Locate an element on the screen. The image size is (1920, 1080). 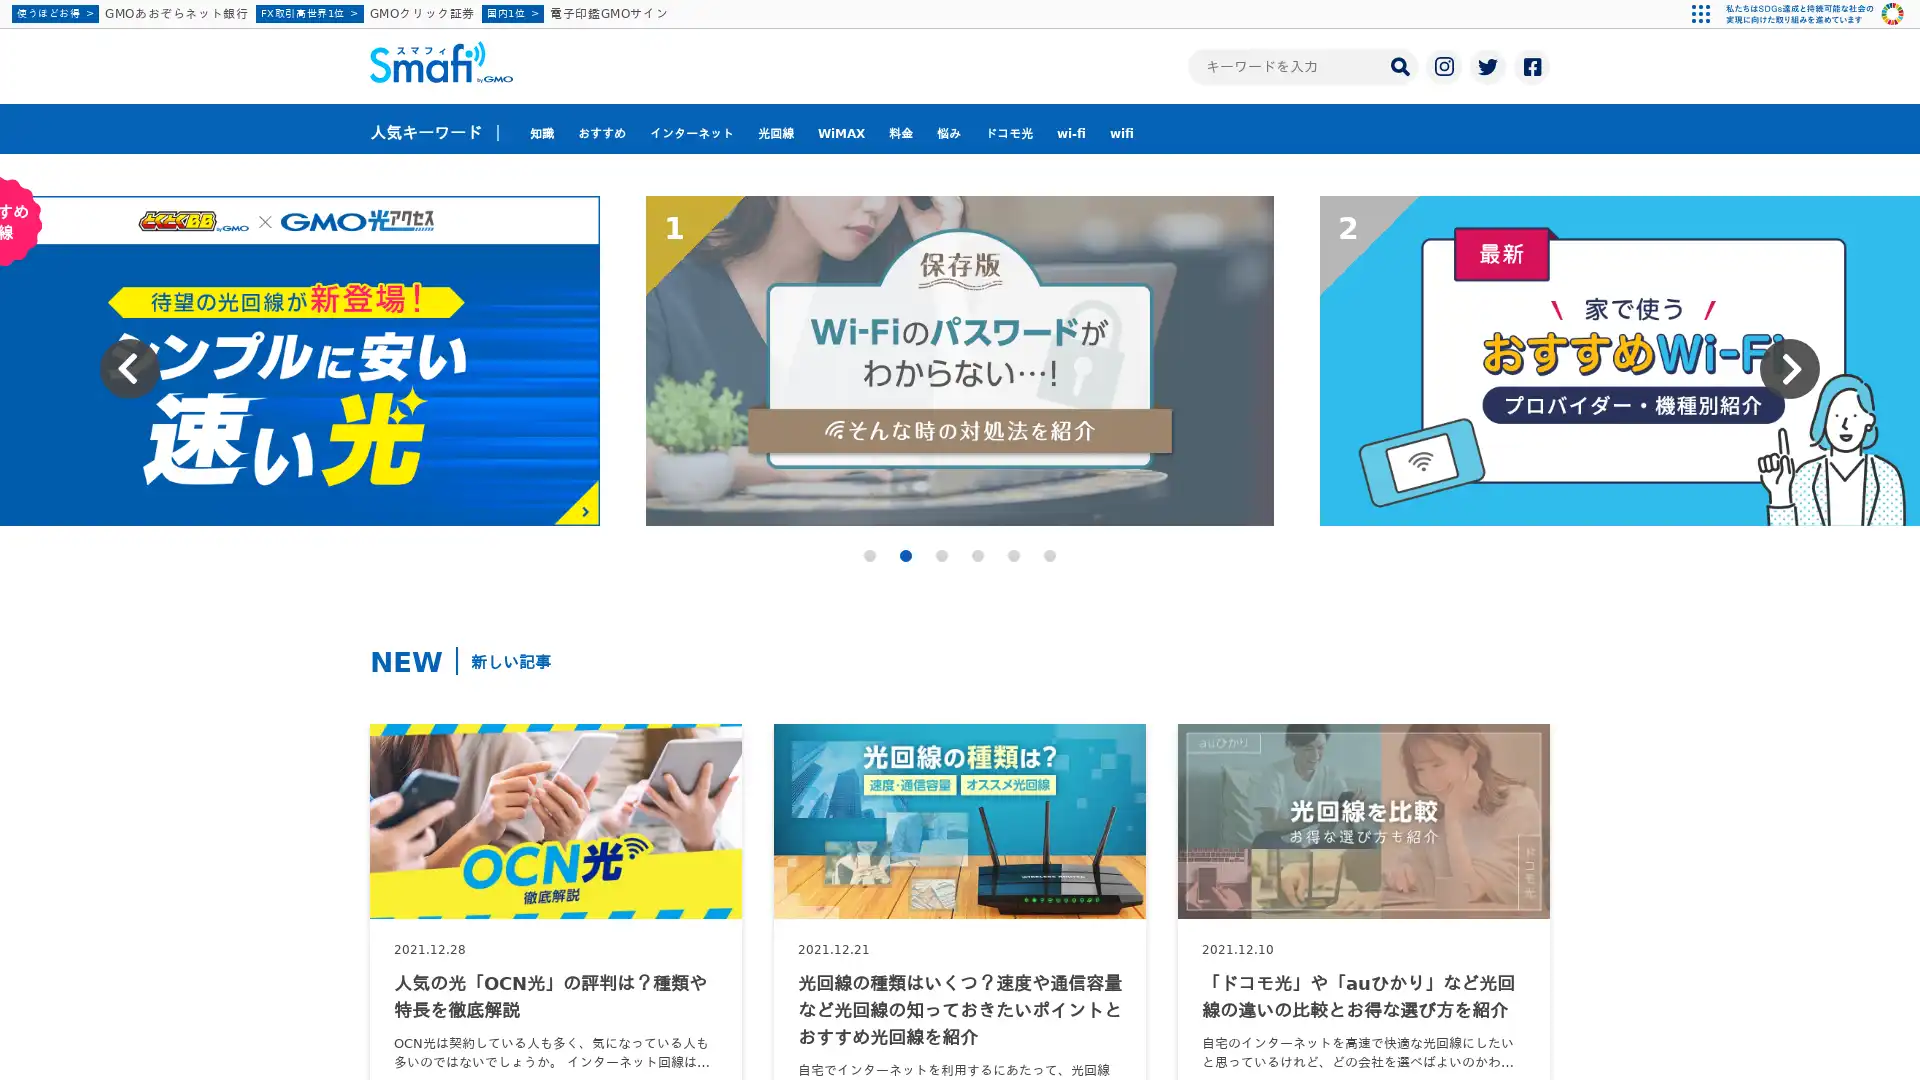
Previous is located at coordinates (128, 369).